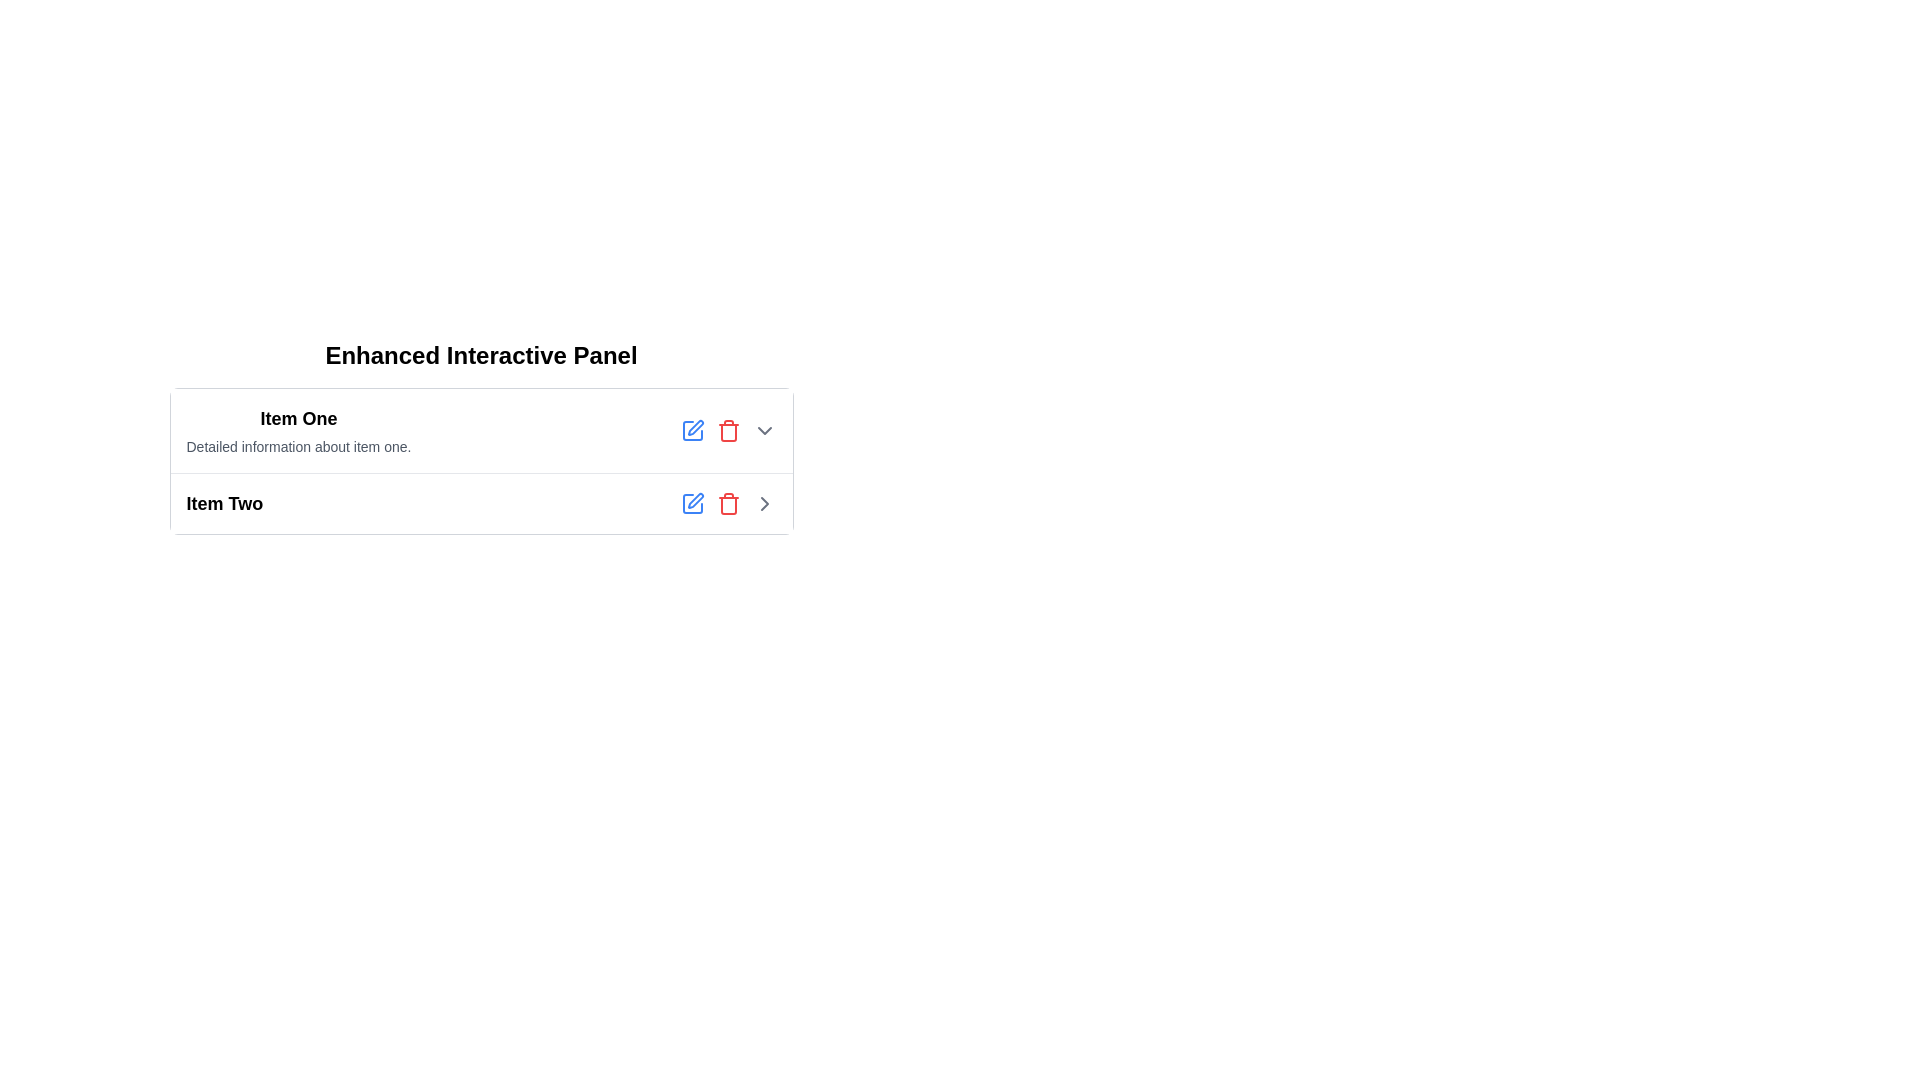  Describe the element at coordinates (727, 430) in the screenshot. I see `the red trash can icon button` at that location.